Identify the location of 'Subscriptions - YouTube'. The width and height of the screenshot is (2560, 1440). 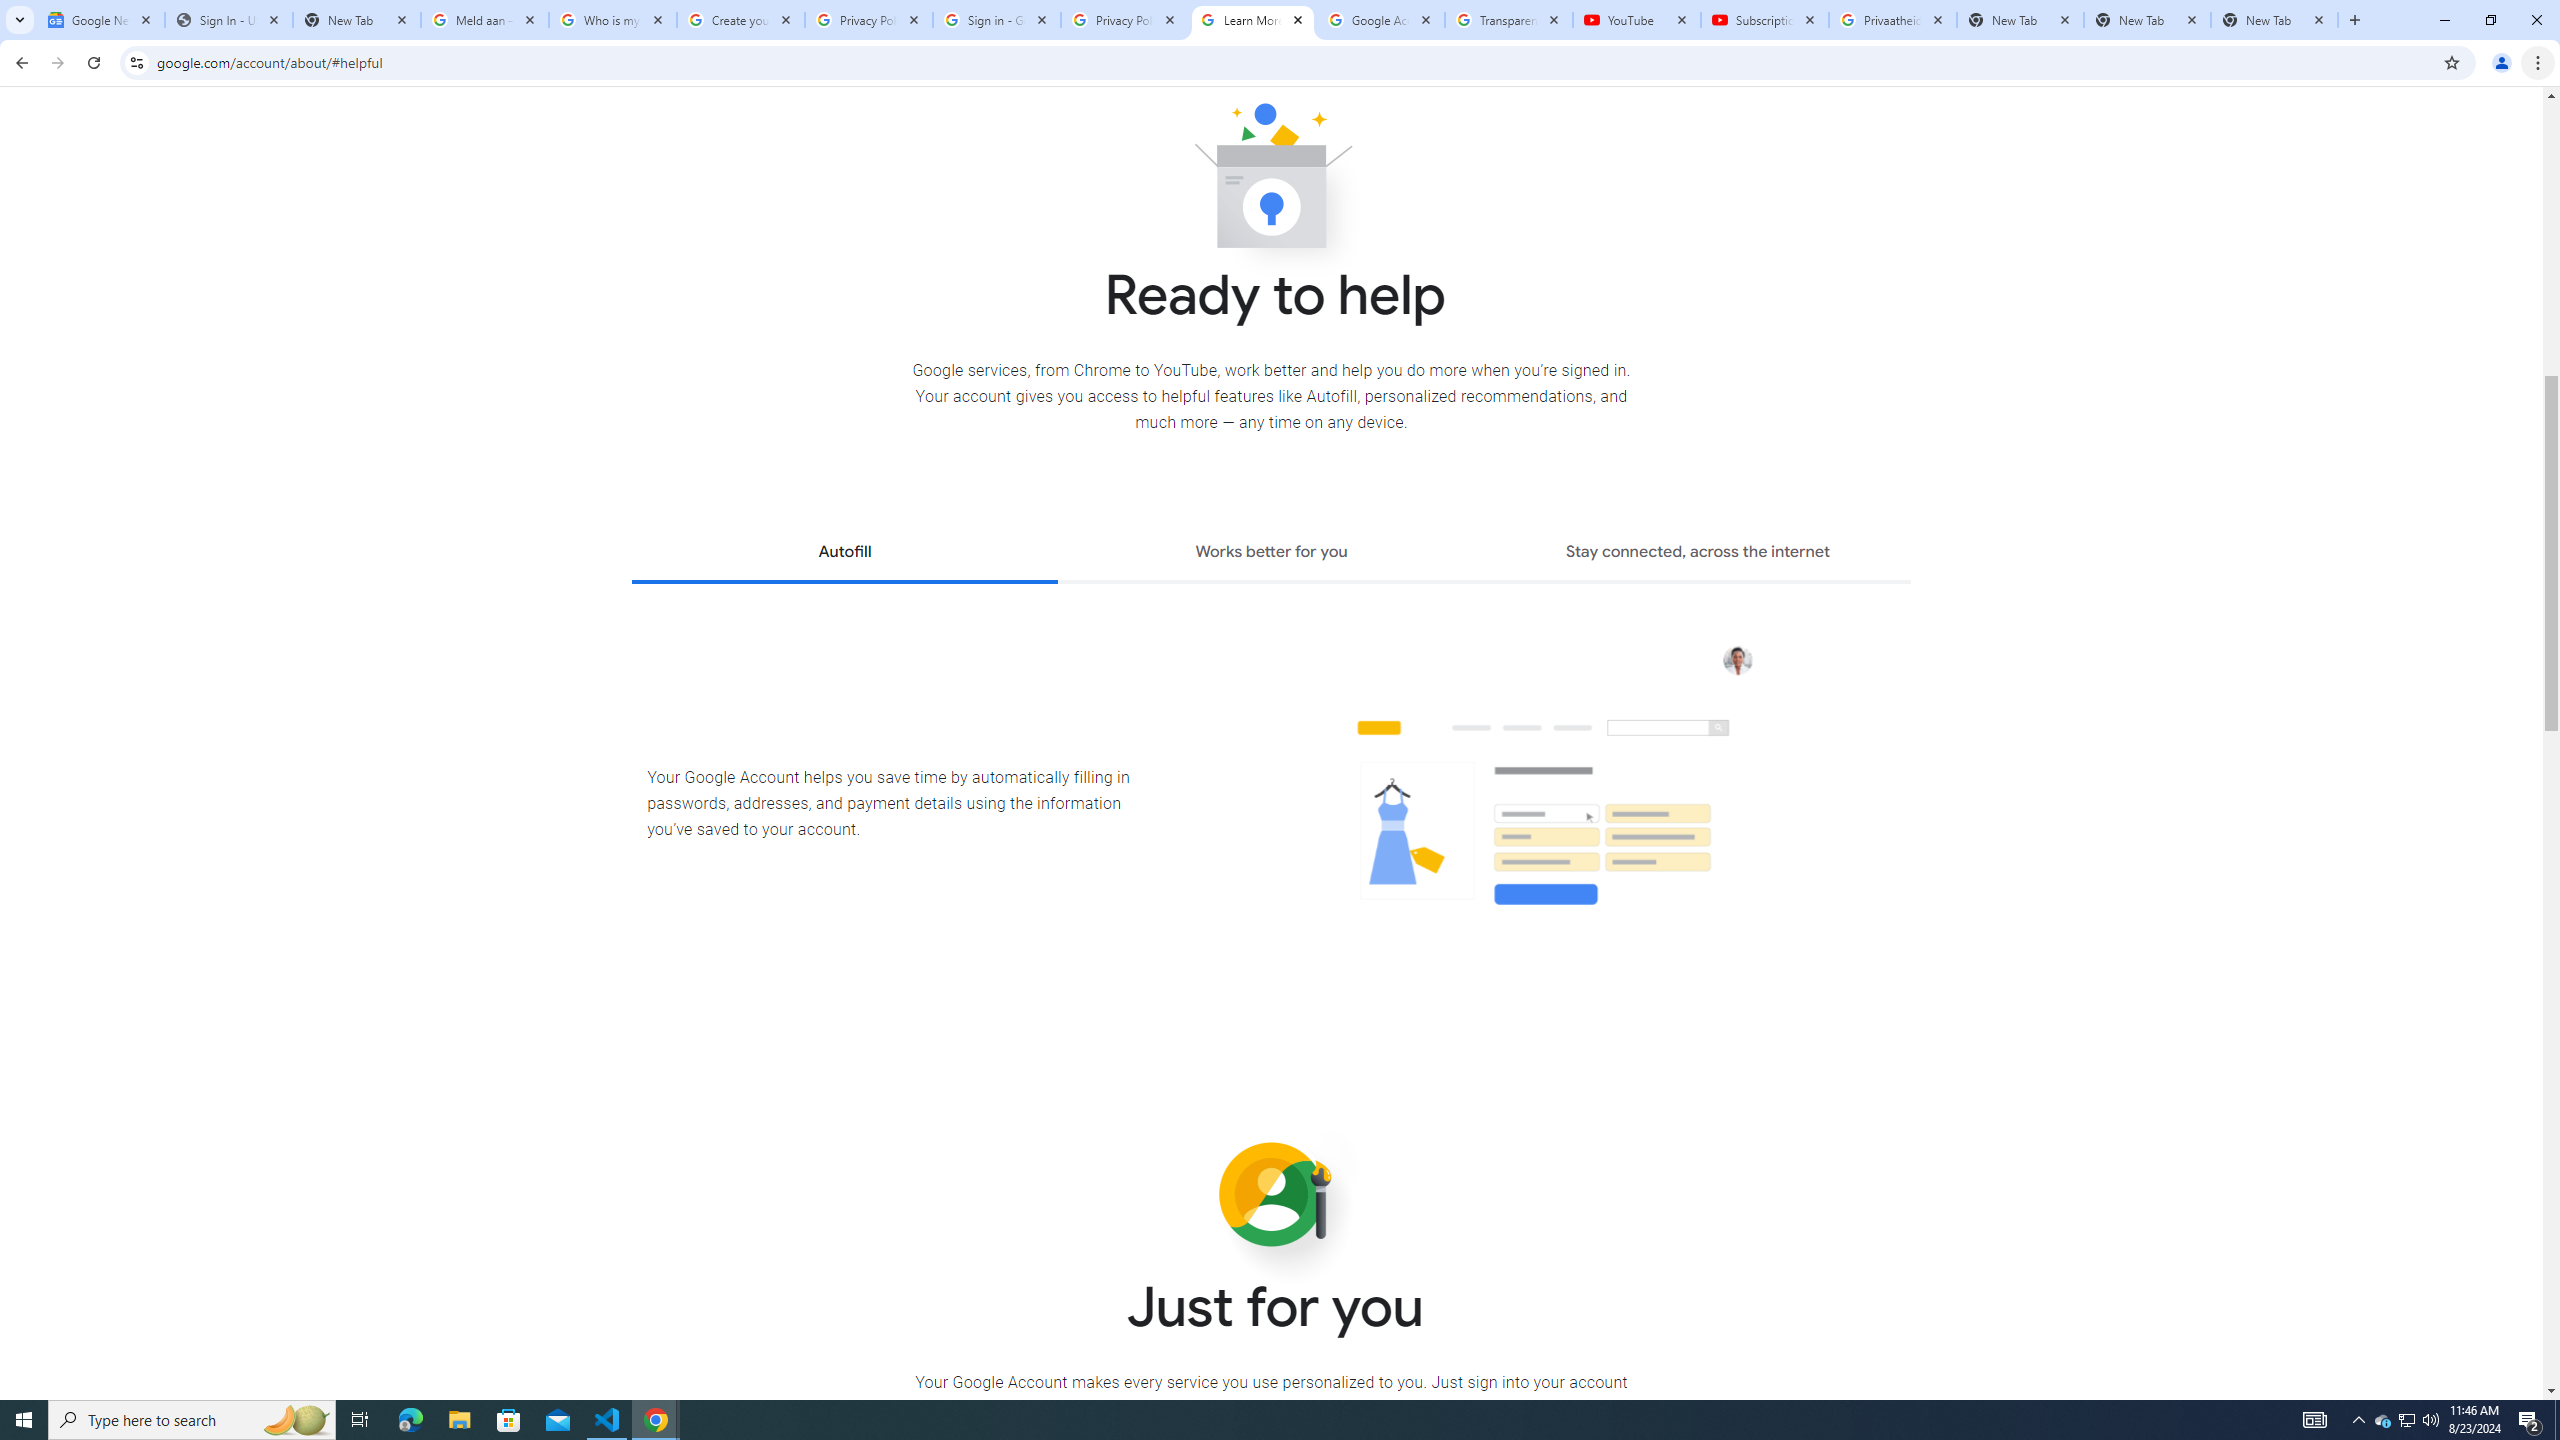
(1765, 19).